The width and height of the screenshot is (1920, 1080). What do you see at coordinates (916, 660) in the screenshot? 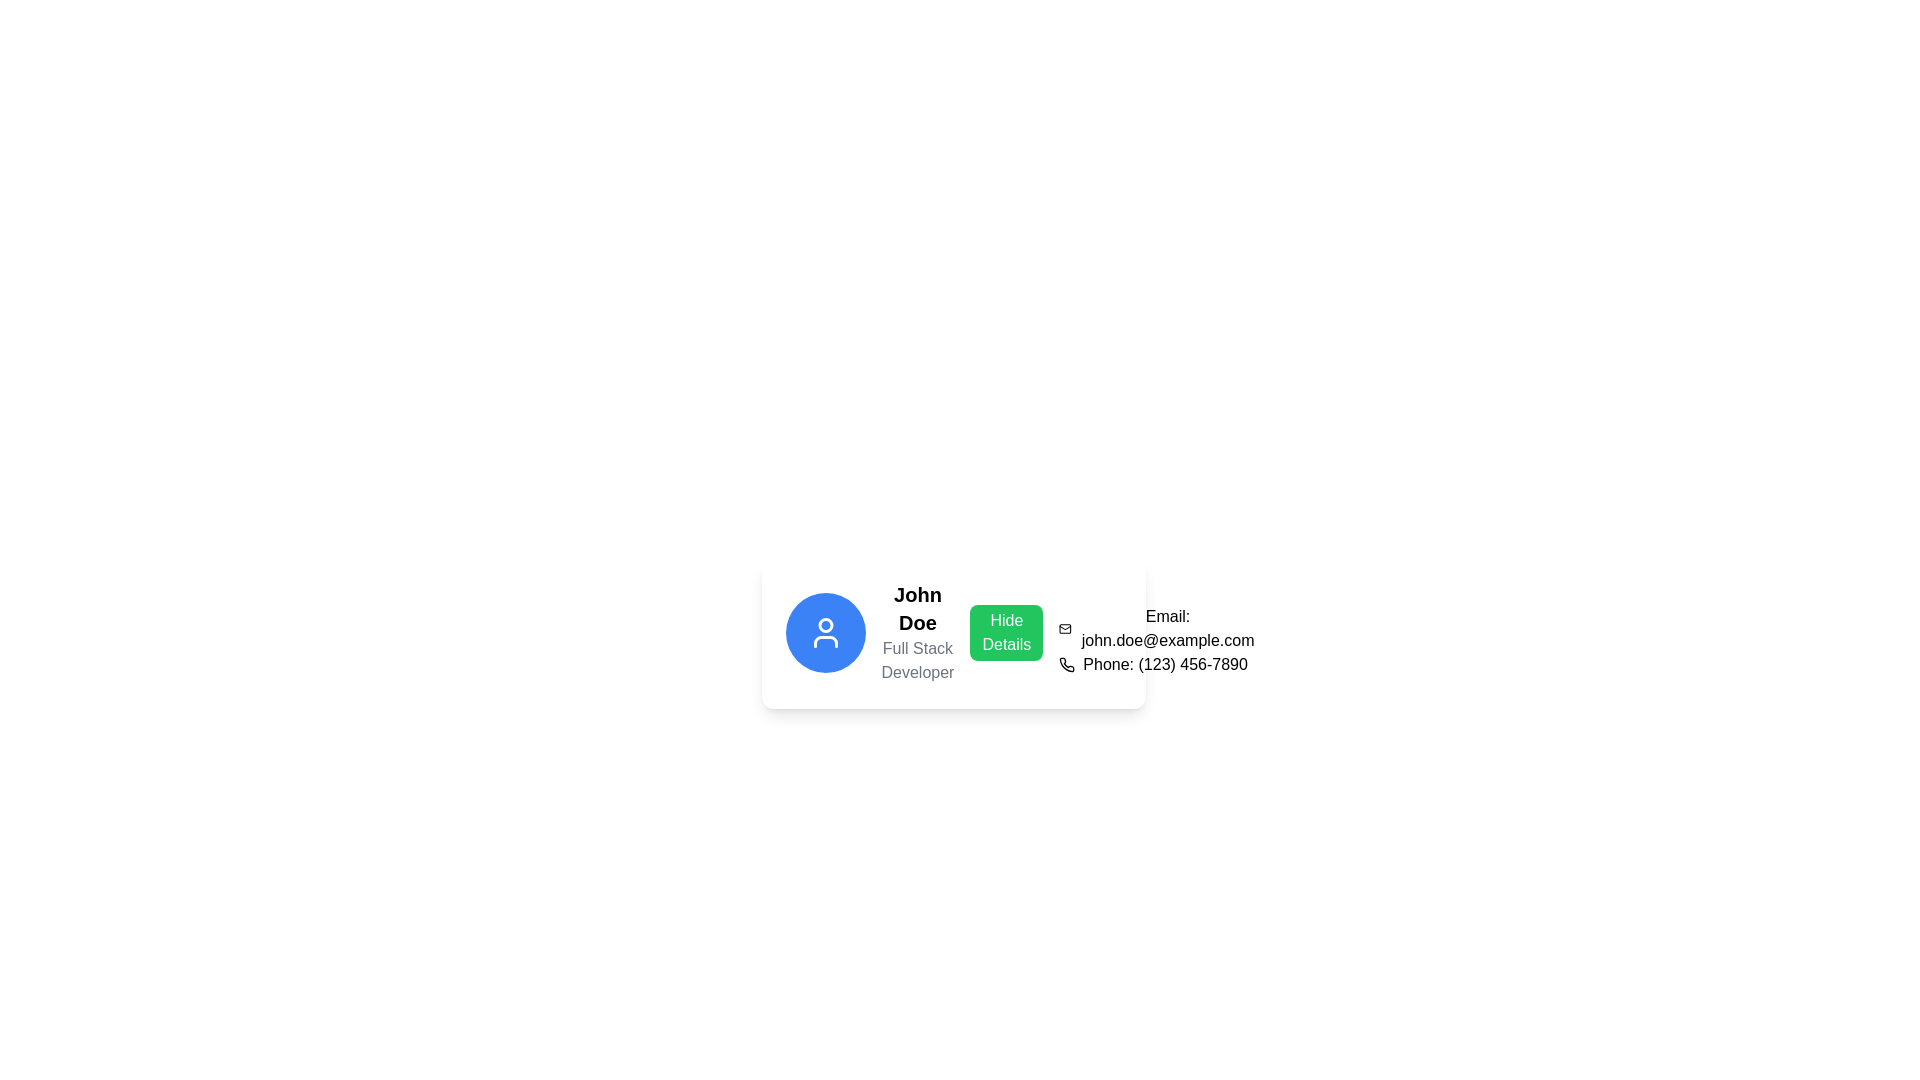
I see `the Text label indicating the professional role or title associated with 'John Doe', which is located directly below the sibling element 'John Doe'` at bounding box center [916, 660].